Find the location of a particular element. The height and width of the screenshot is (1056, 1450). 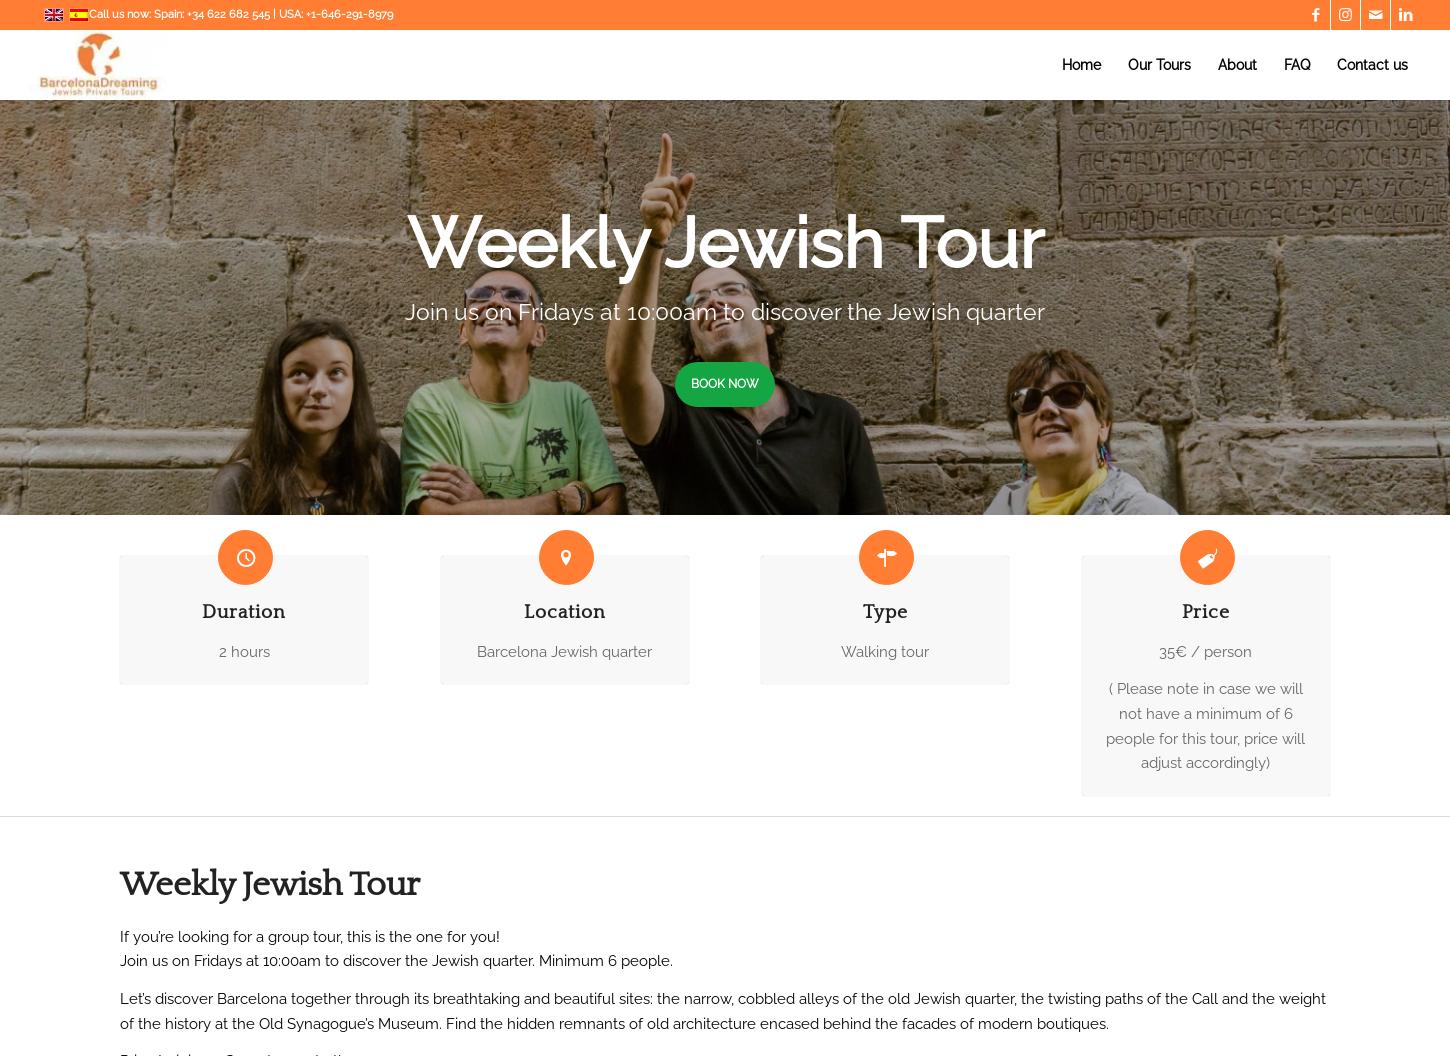

'Price' is located at coordinates (1180, 611).